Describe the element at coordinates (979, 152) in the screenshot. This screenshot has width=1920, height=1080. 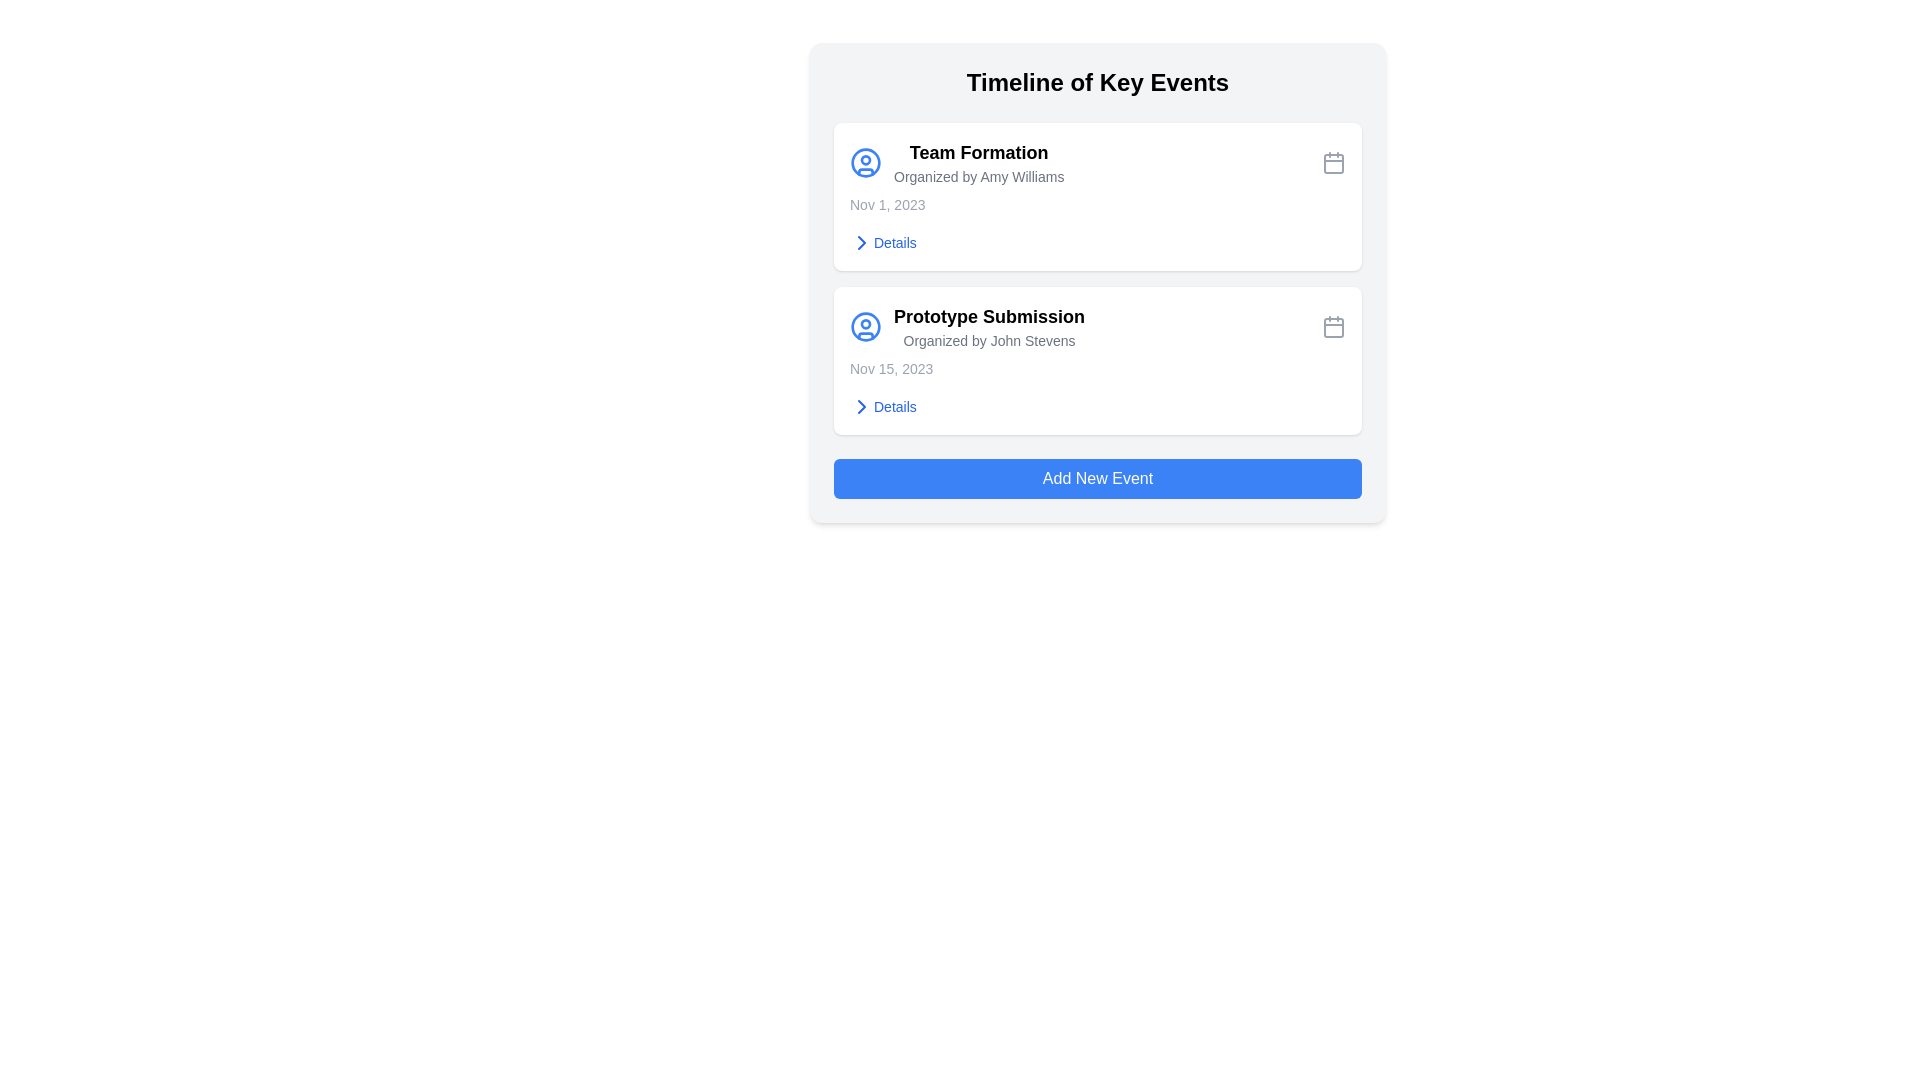
I see `title 'Team Formation' located at the top of the first card under the 'Timeline of Key Events' heading, which provides context for the event` at that location.